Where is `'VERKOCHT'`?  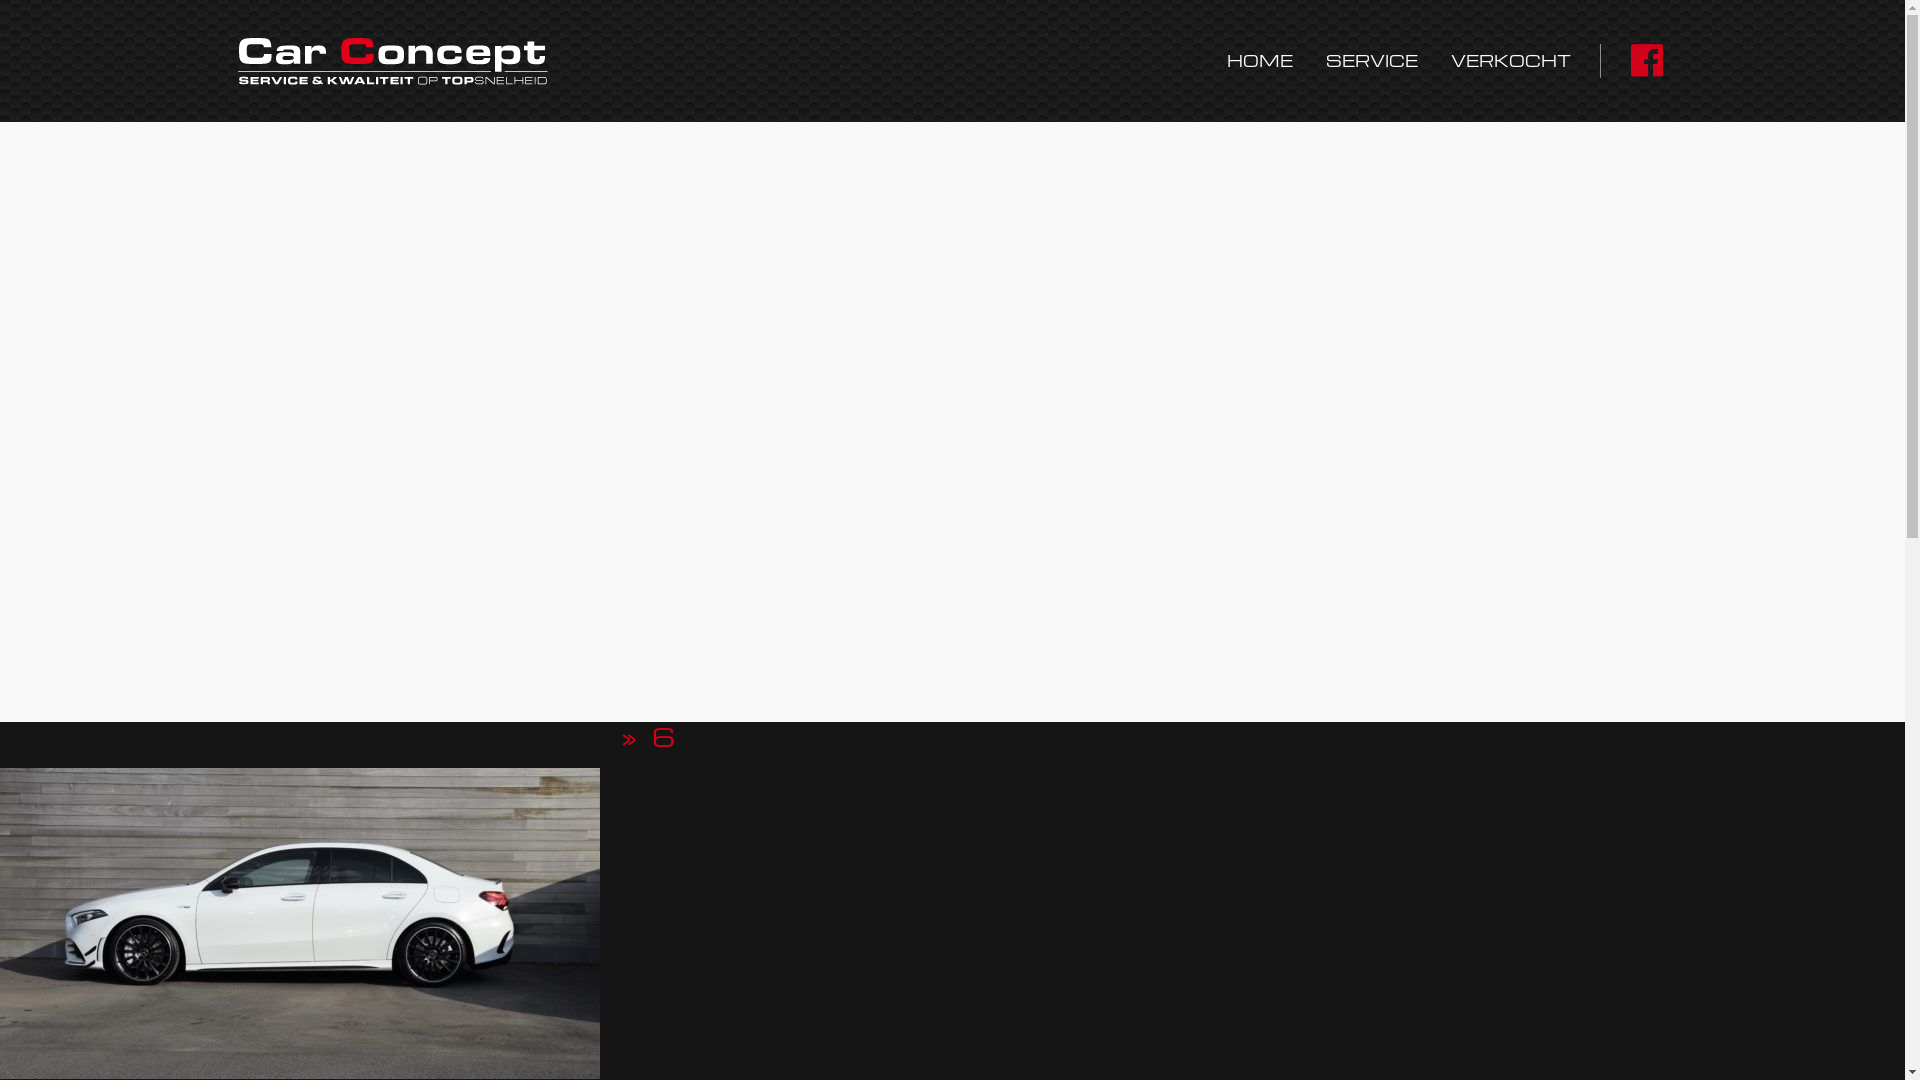 'VERKOCHT' is located at coordinates (1511, 59).